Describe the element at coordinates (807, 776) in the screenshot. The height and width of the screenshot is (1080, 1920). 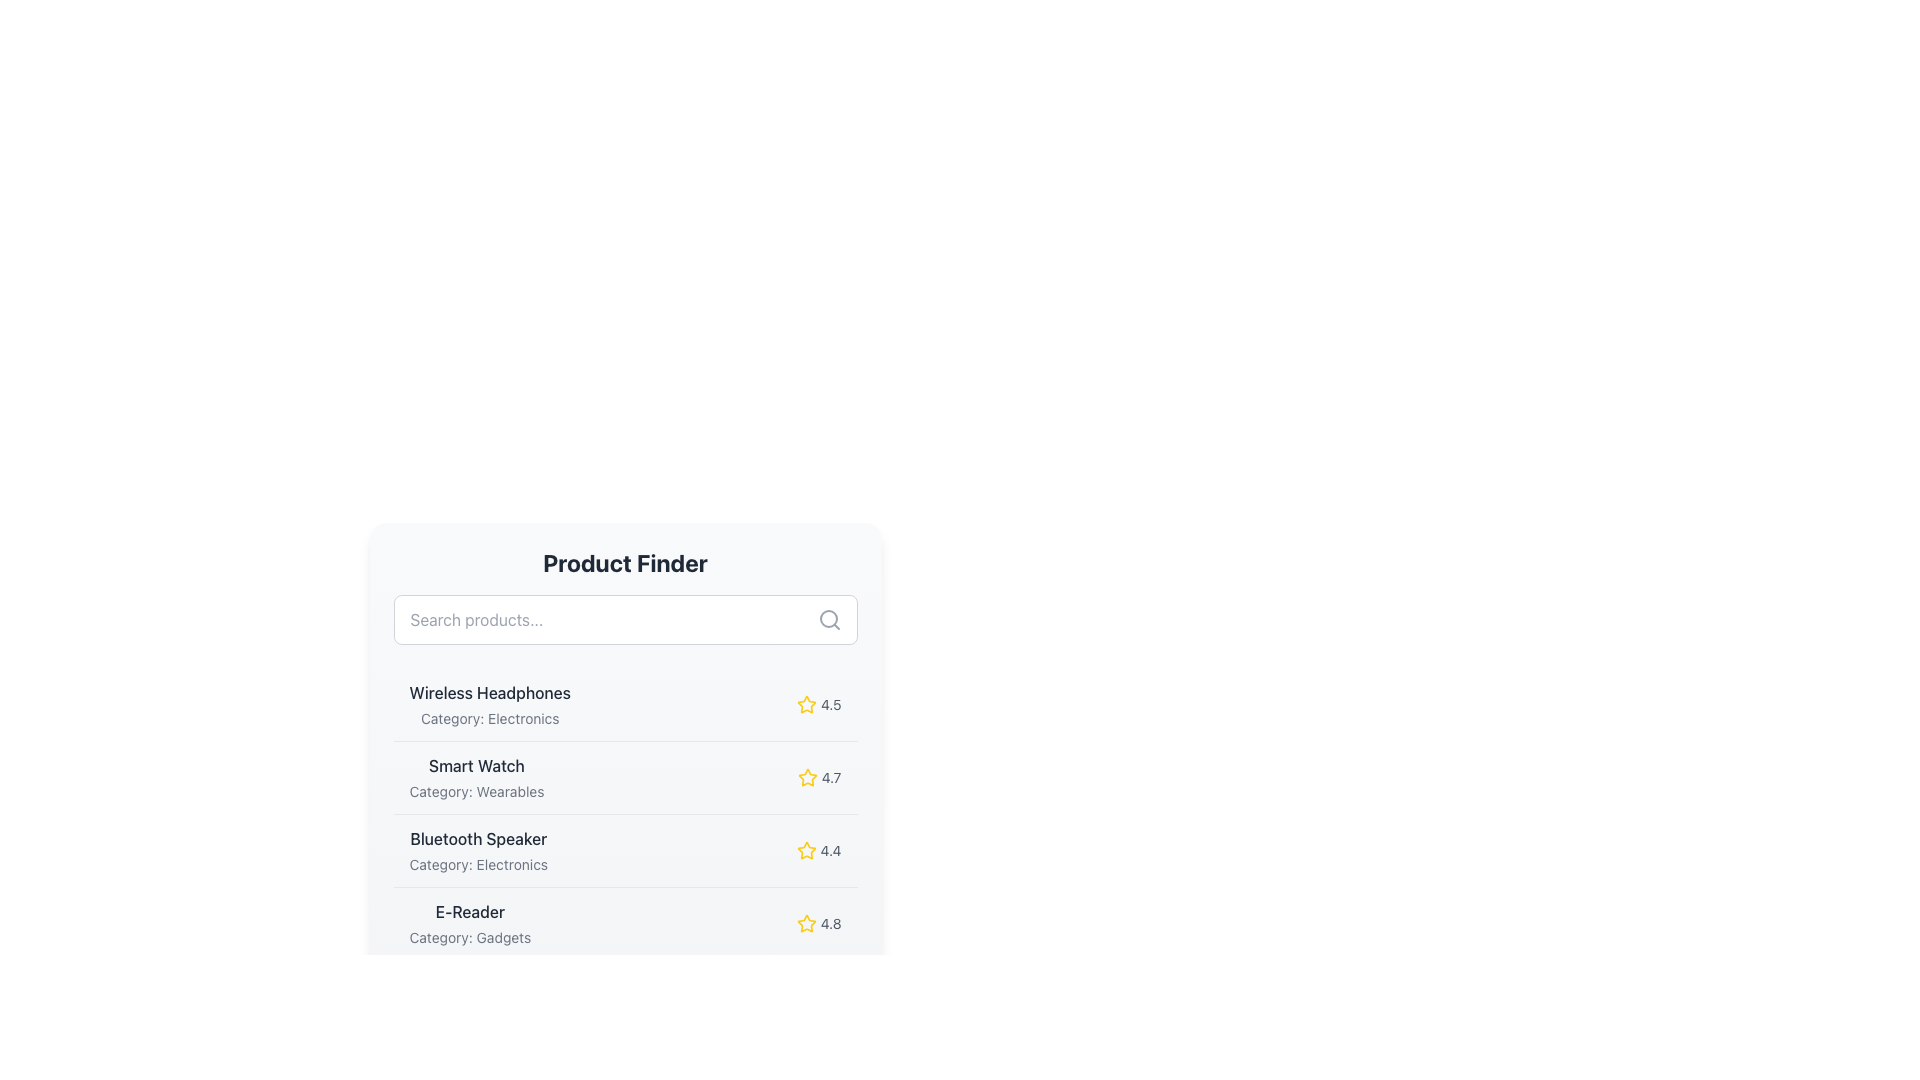
I see `the rating icon for the 'Smart Watch' product, which visually represents a rating of '4.7' and is positioned to the right of the product name in the second row of the list` at that location.